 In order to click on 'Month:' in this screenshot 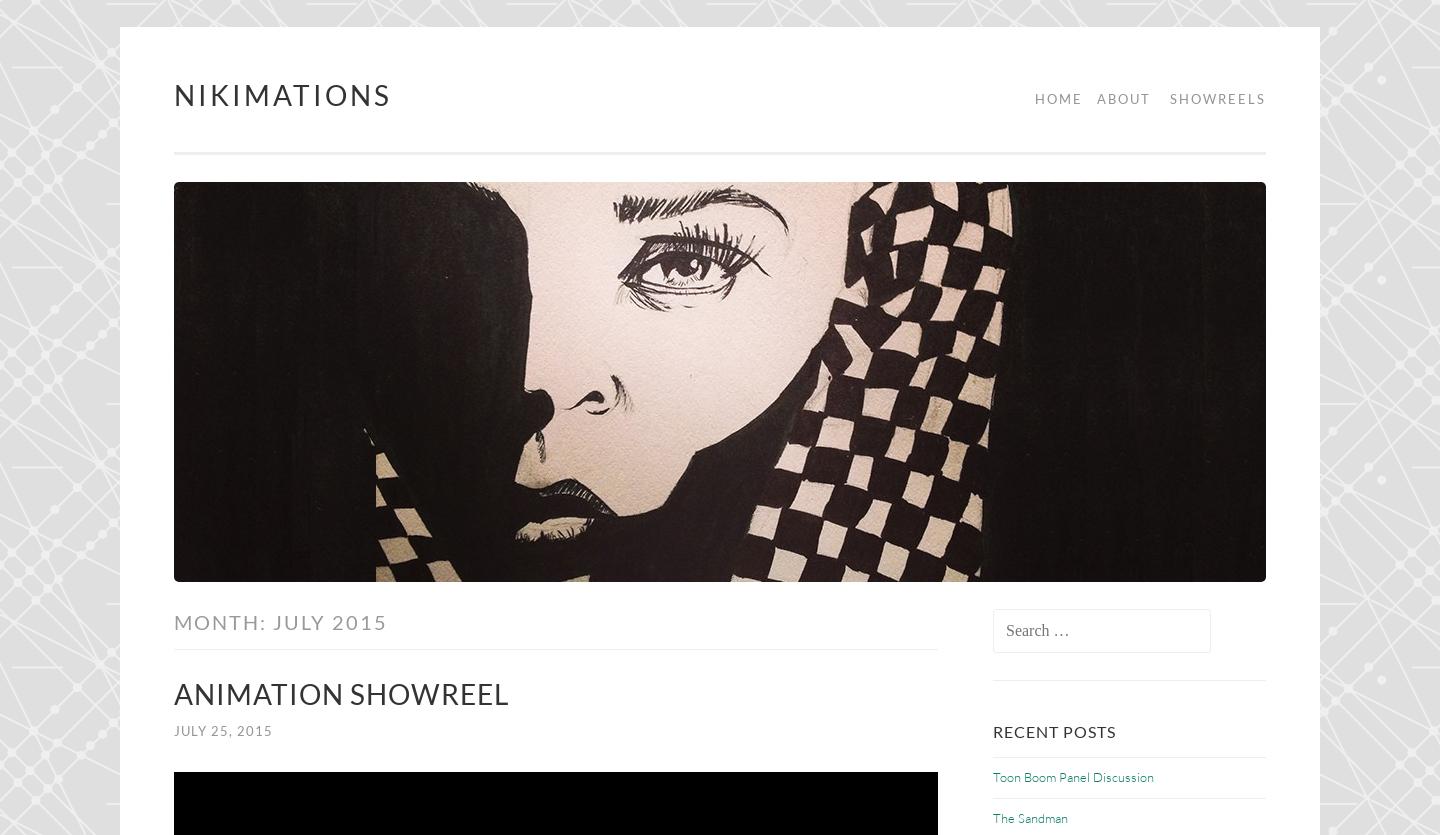, I will do `click(223, 620)`.